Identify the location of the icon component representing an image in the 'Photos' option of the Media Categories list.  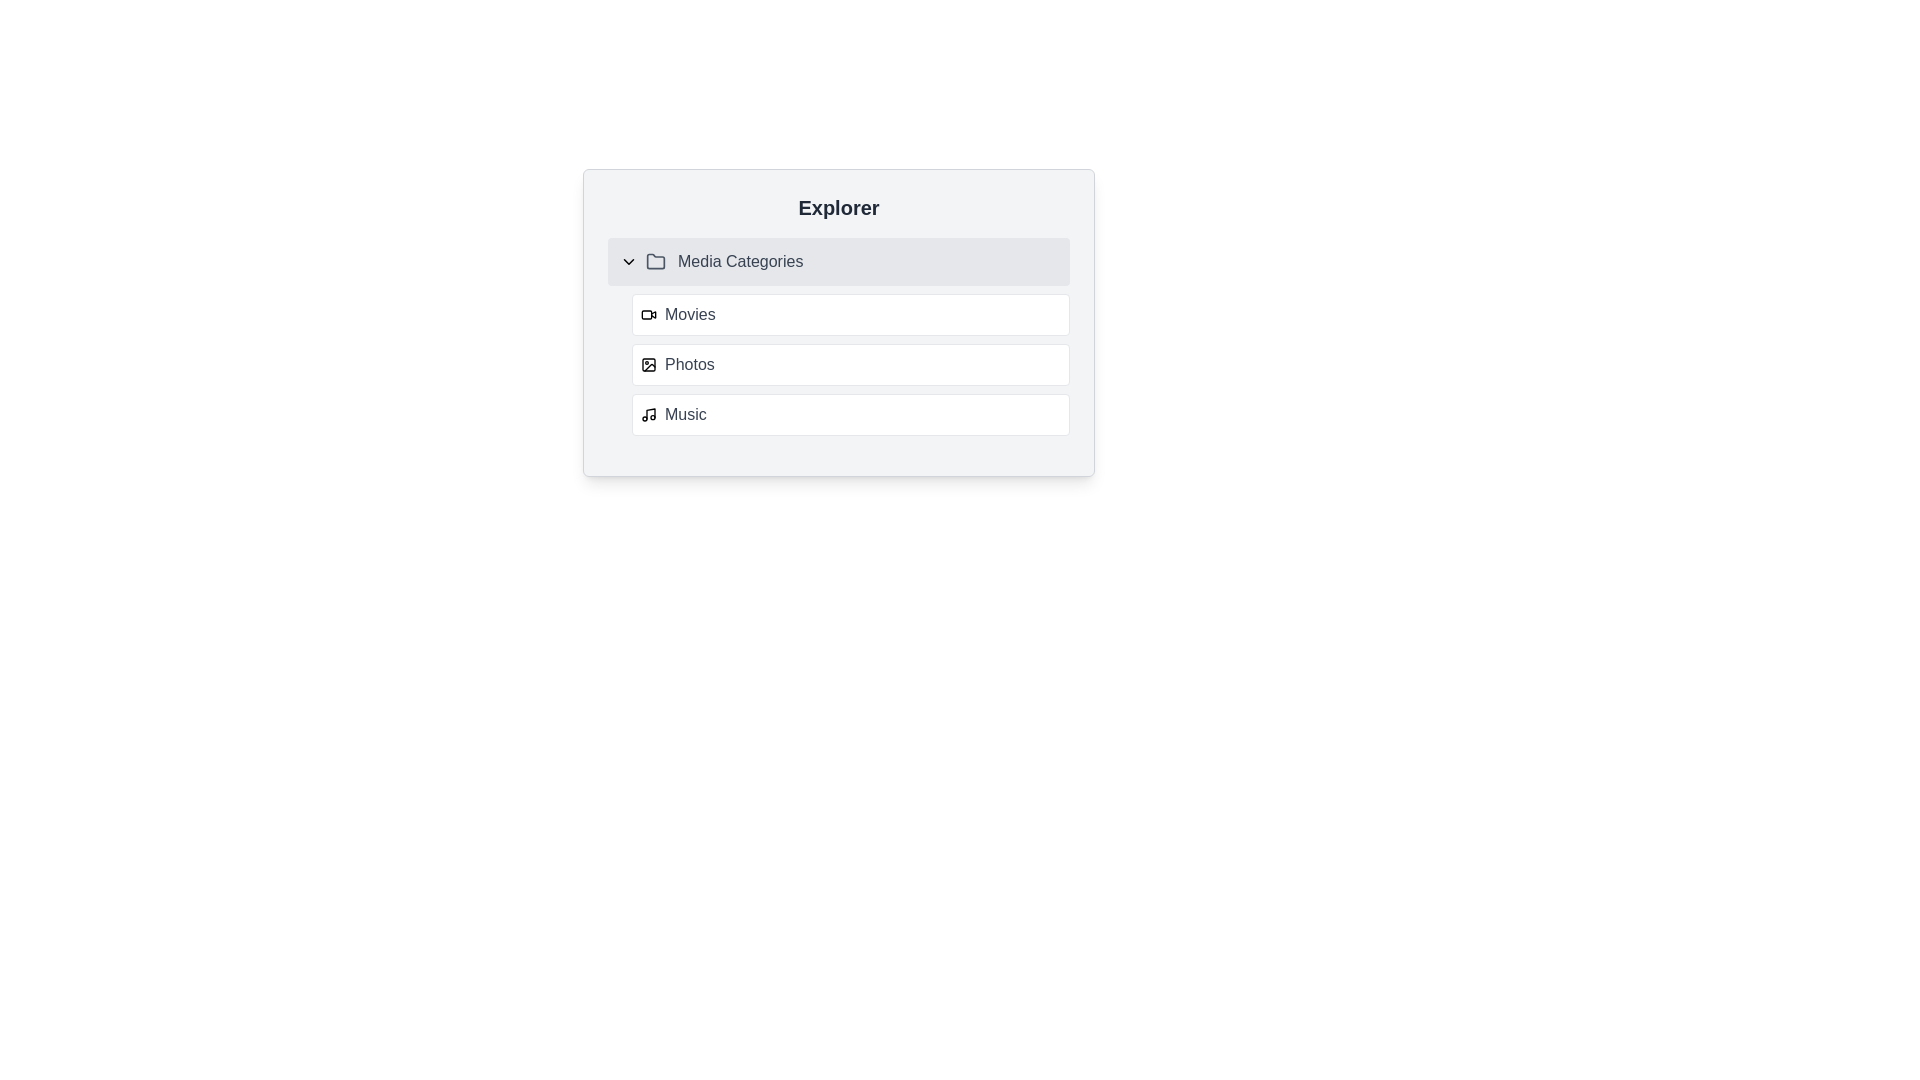
(648, 365).